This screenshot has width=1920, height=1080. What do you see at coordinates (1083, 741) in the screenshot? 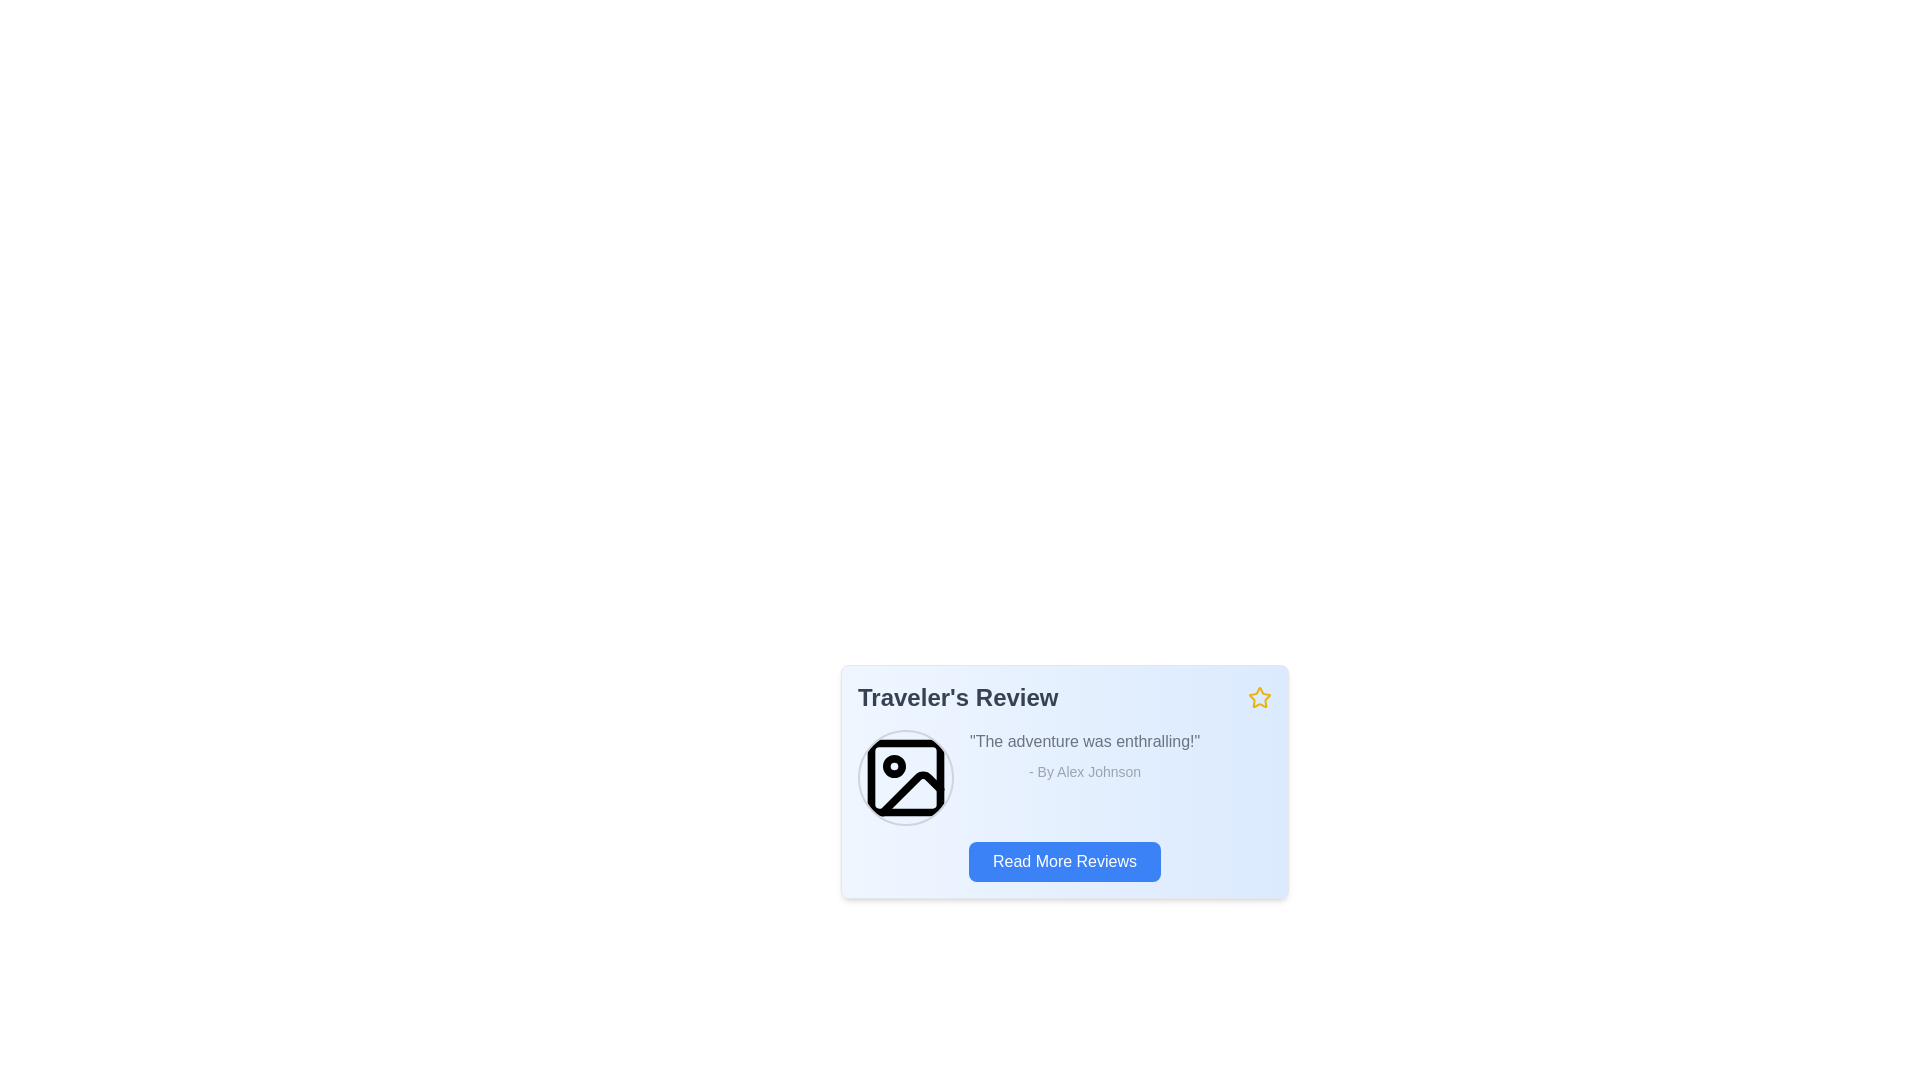
I see `the static text content displaying a quotation or review, which is positioned above the author's name 'By Alex Johnson' in the middle-right section of the review card` at bounding box center [1083, 741].